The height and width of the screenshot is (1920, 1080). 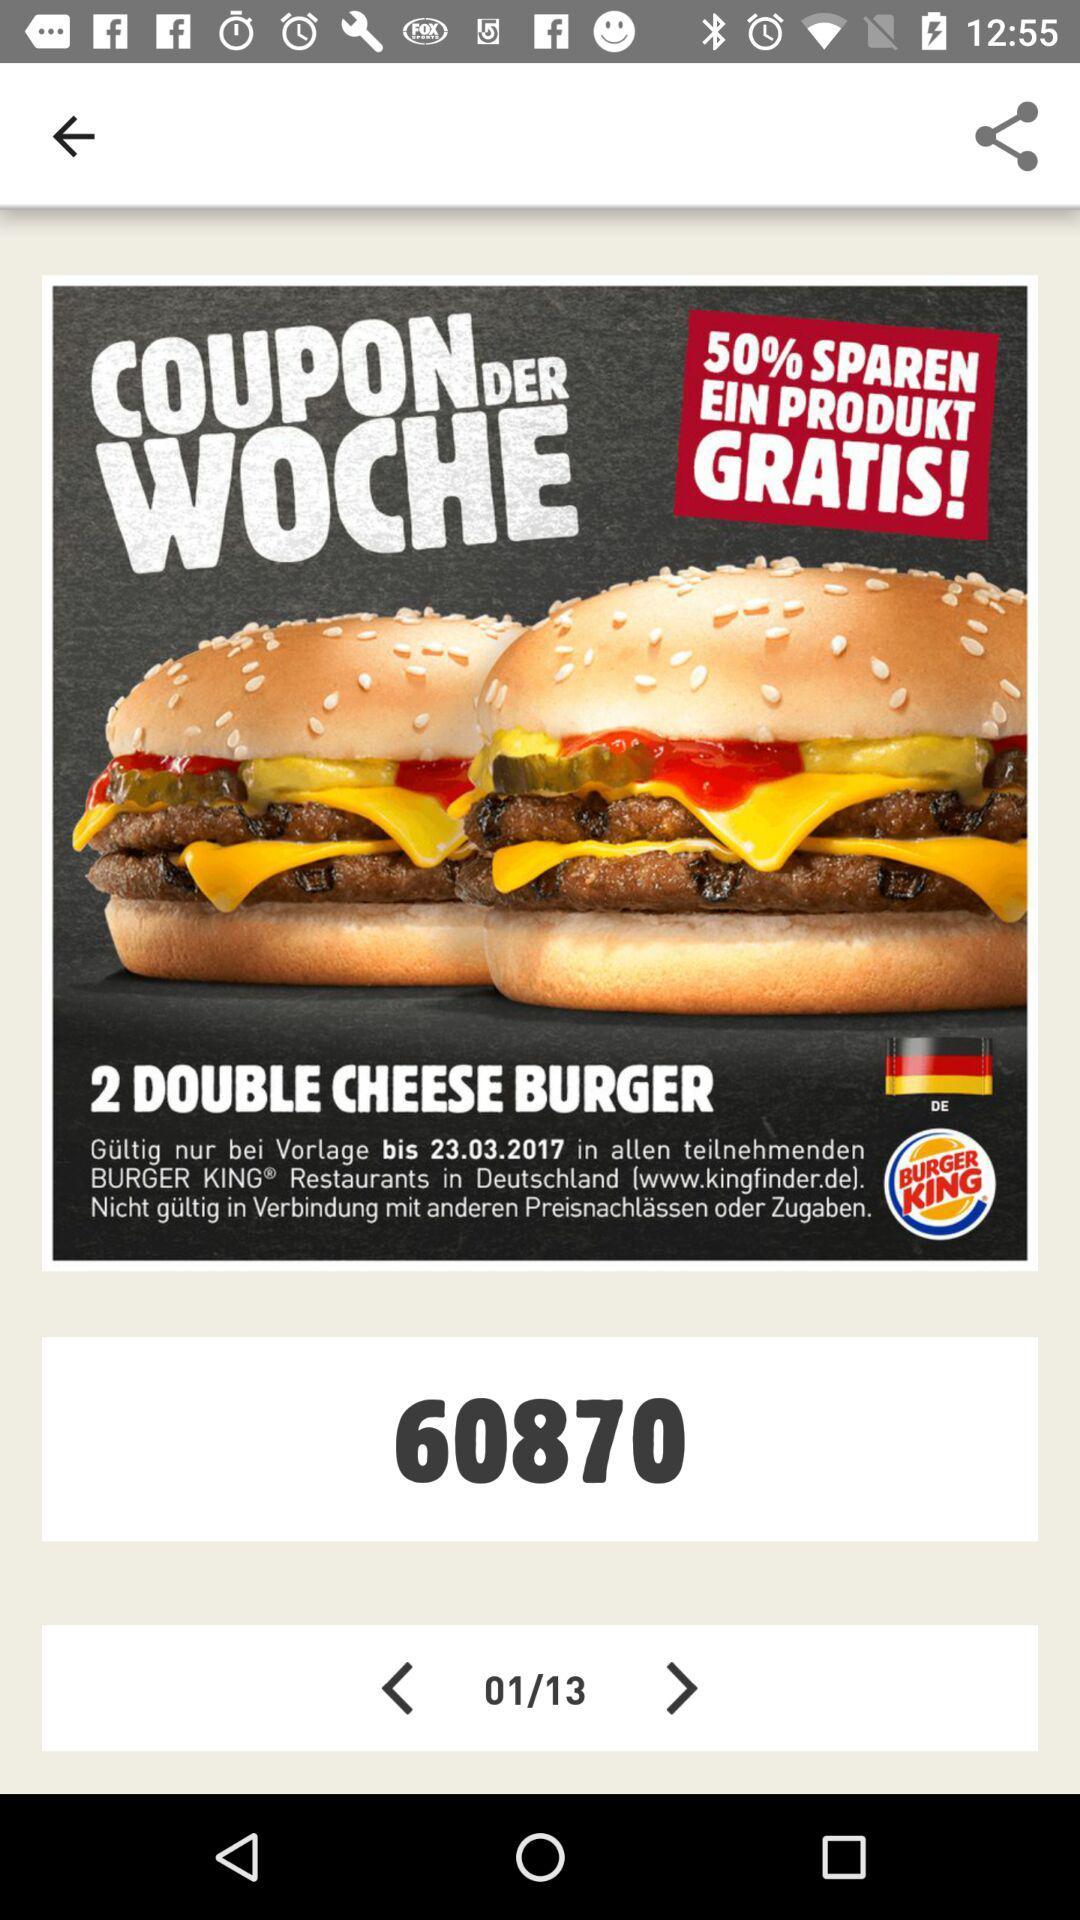 What do you see at coordinates (681, 1687) in the screenshot?
I see `the arrow_forward icon` at bounding box center [681, 1687].